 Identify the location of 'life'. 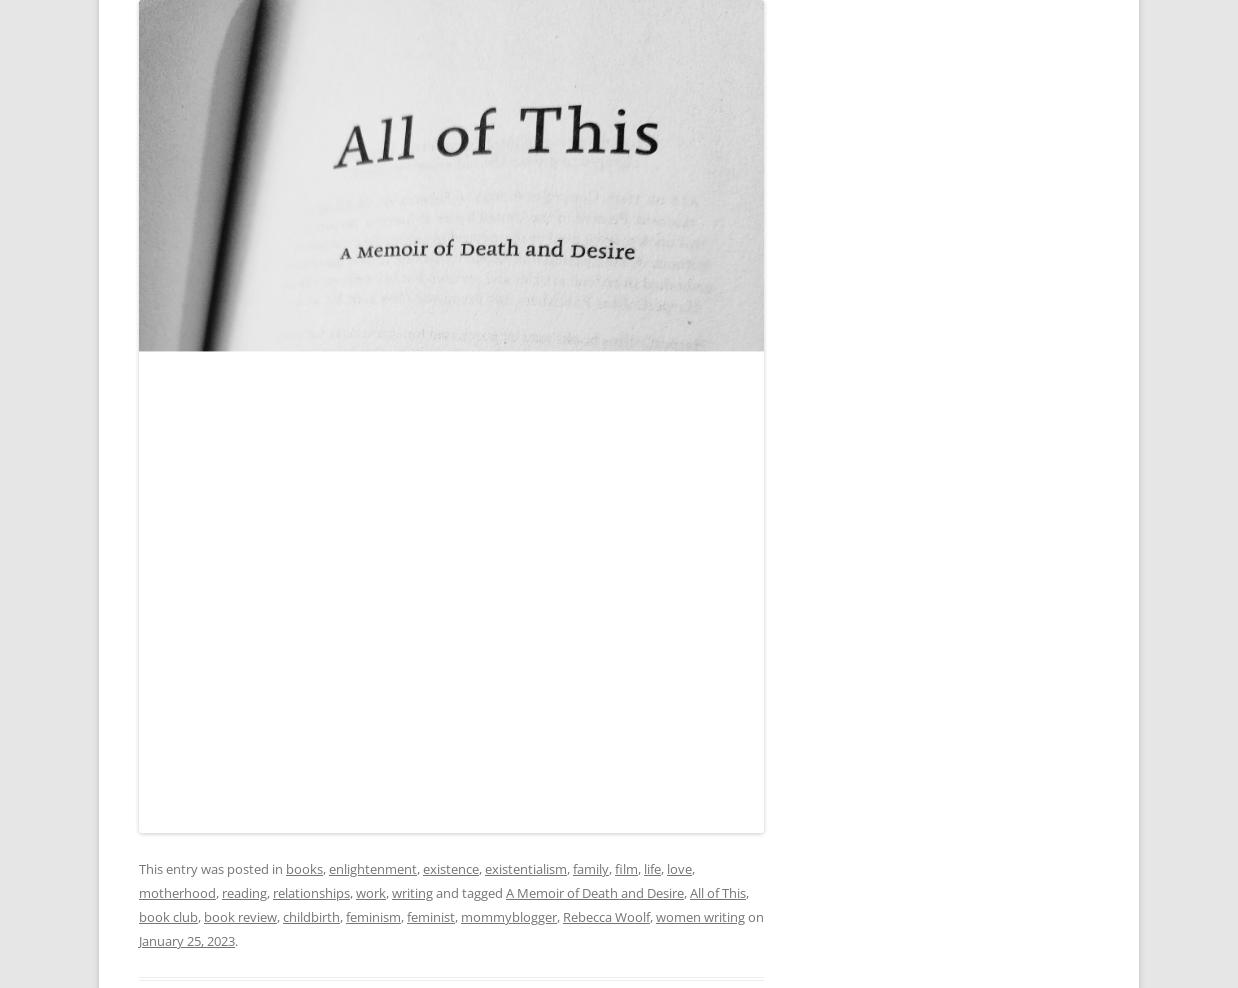
(643, 868).